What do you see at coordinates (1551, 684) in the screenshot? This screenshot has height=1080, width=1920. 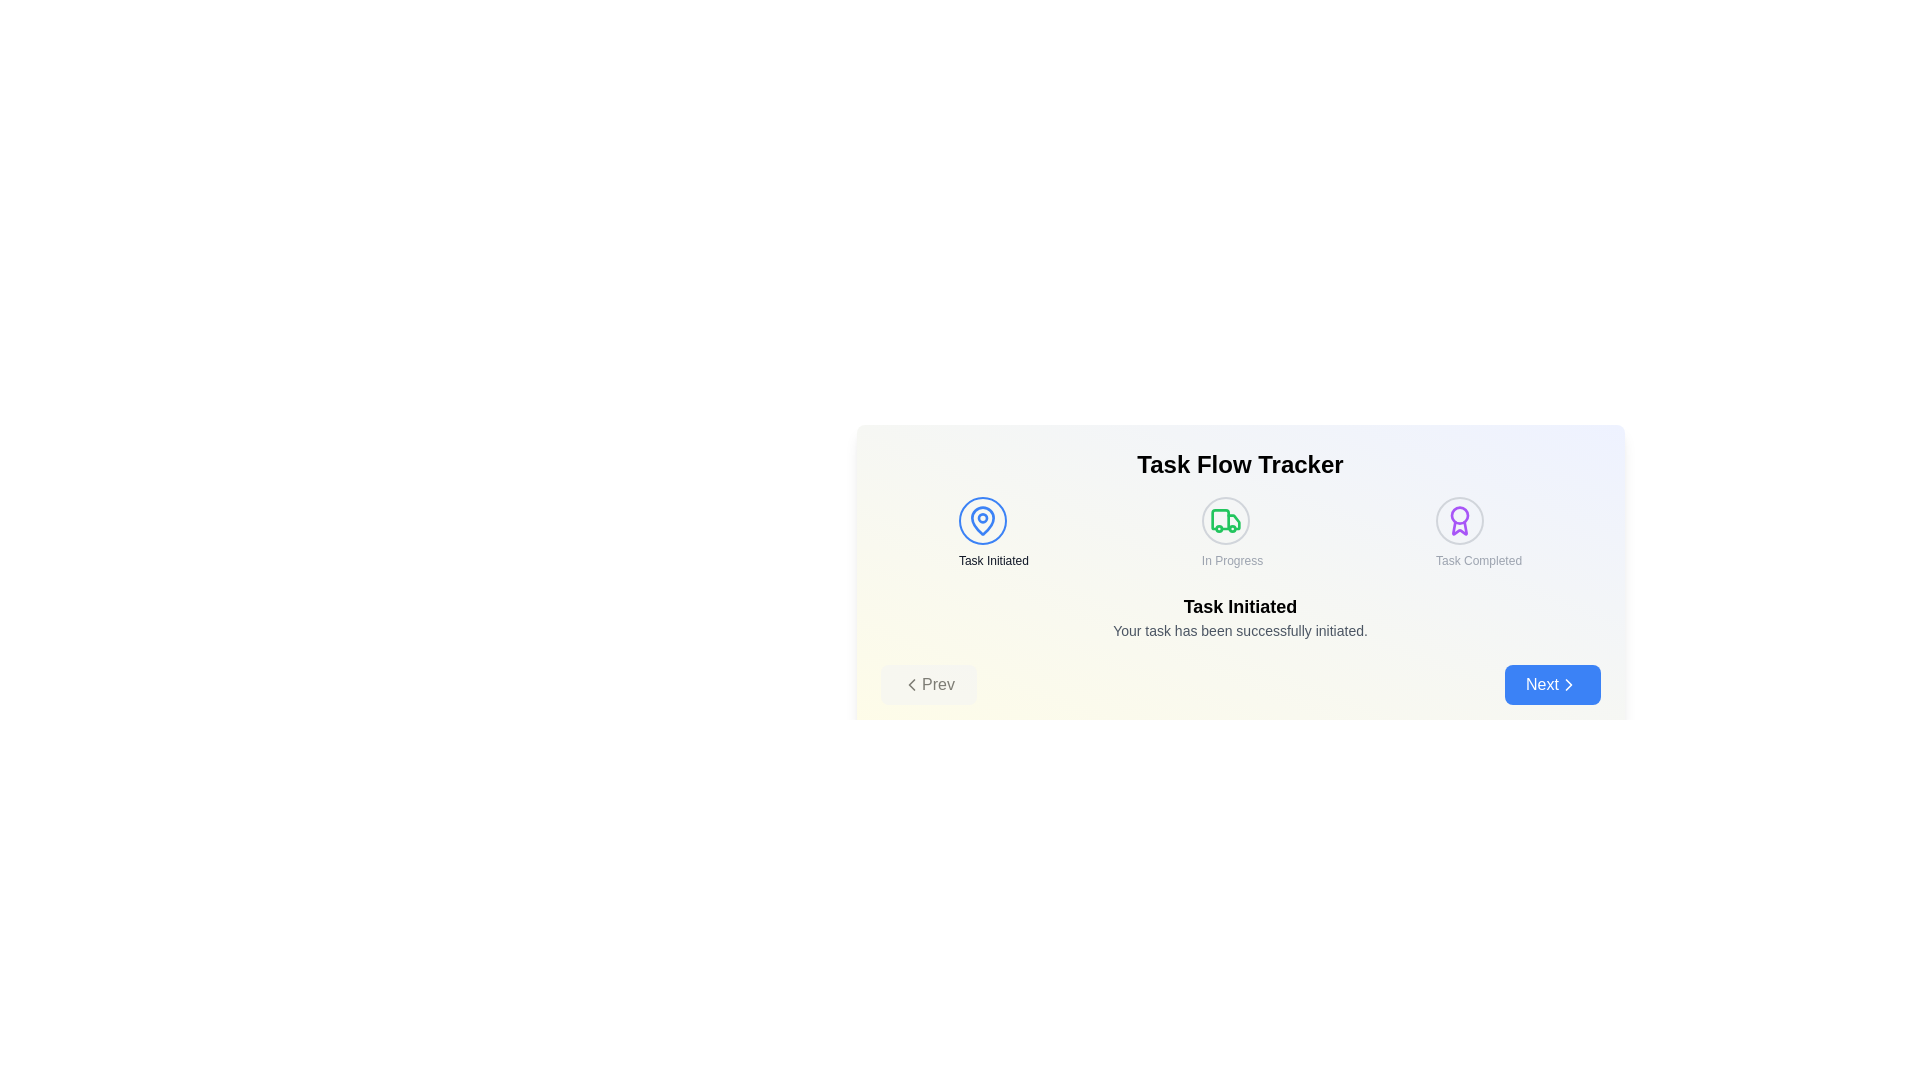 I see `the 'Next' button to navigate to the next step` at bounding box center [1551, 684].